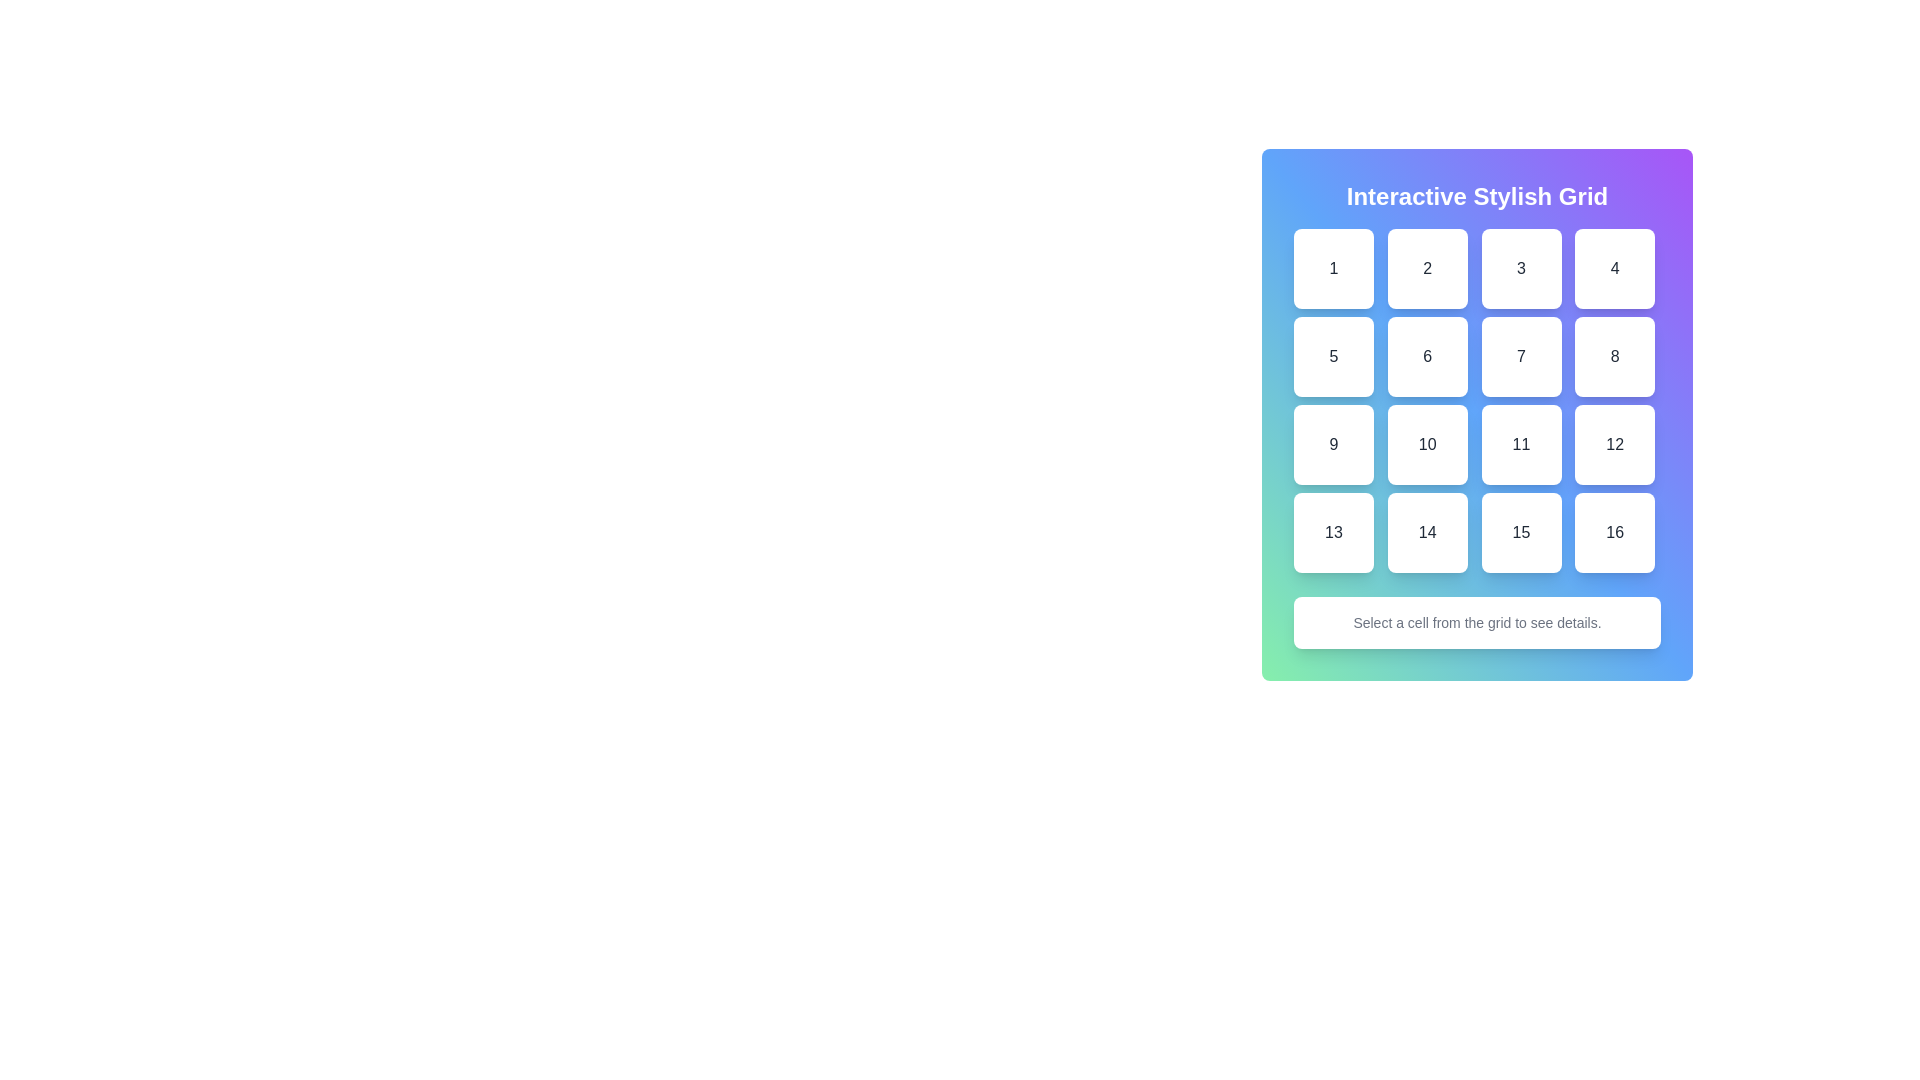 Image resolution: width=1920 pixels, height=1080 pixels. I want to click on the interactive button in the second row and second column of the grid, so click(1426, 356).